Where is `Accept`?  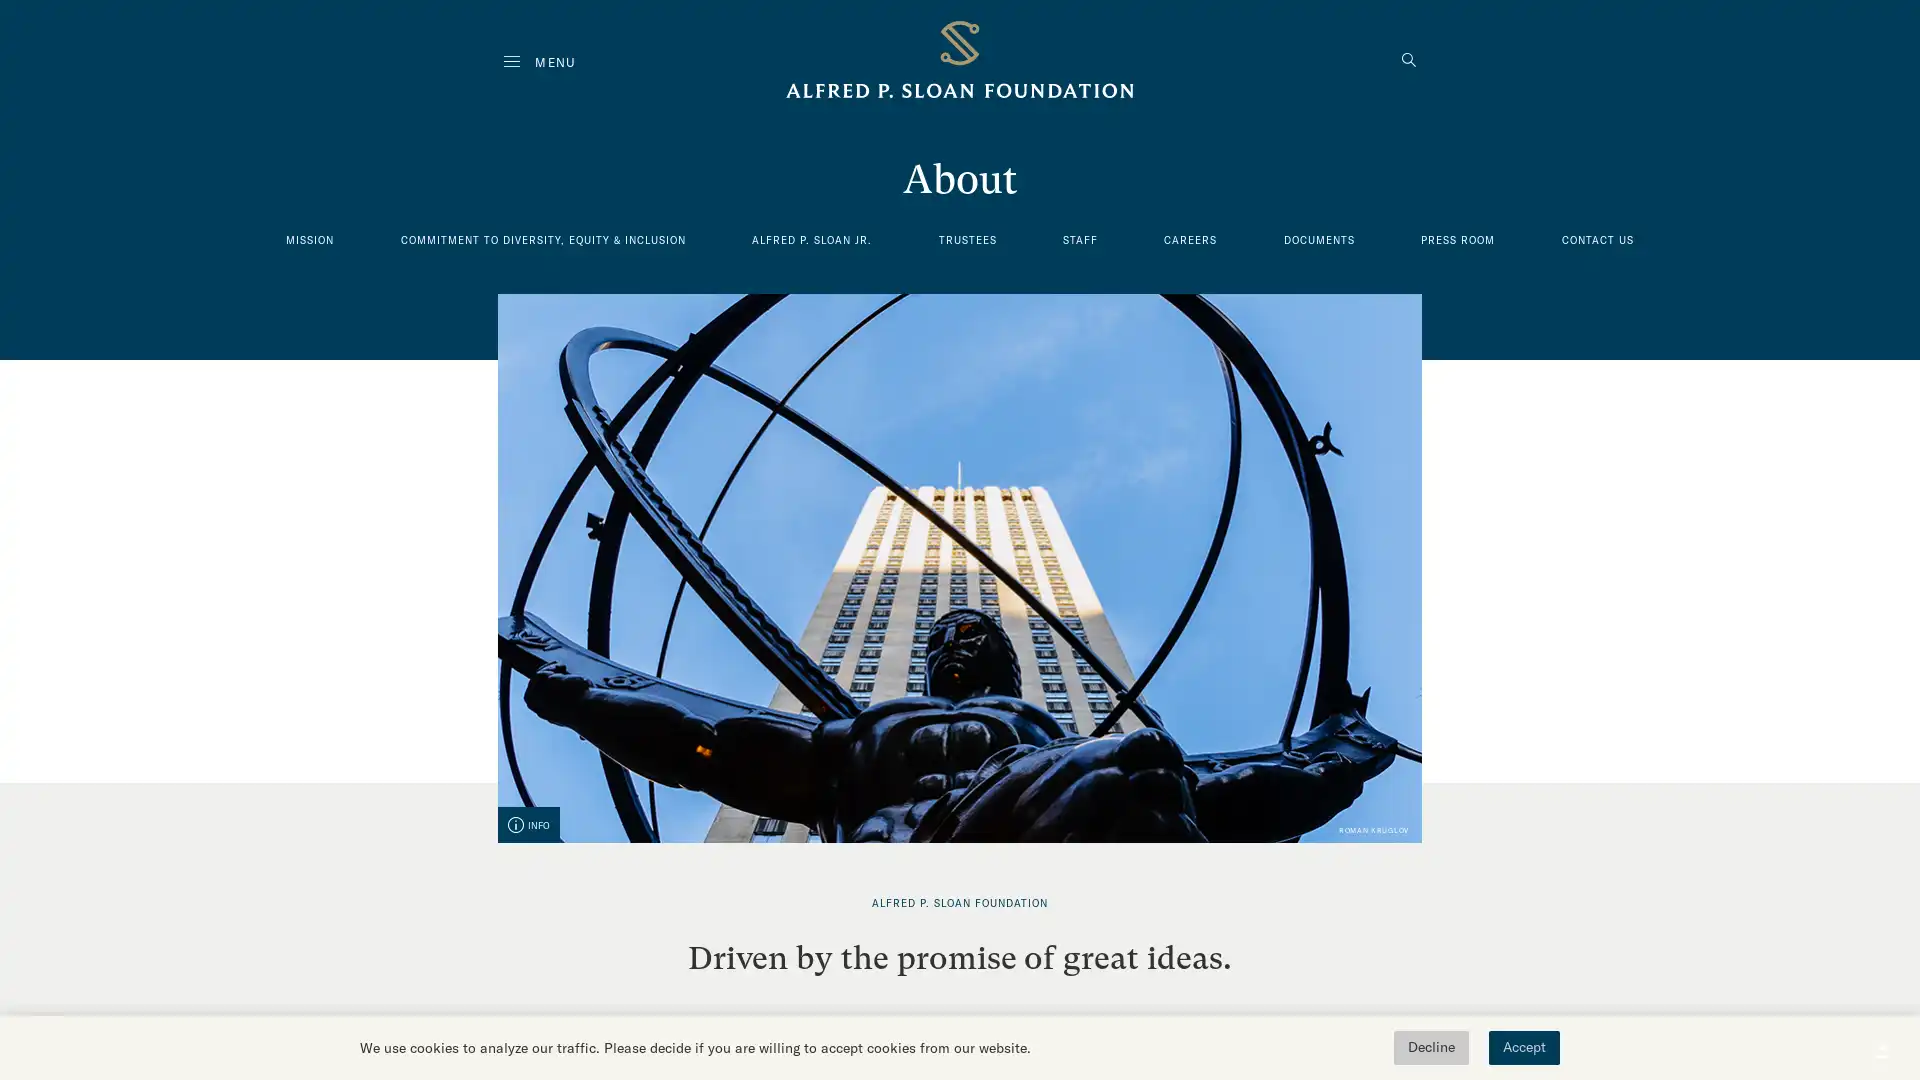
Accept is located at coordinates (1523, 1047).